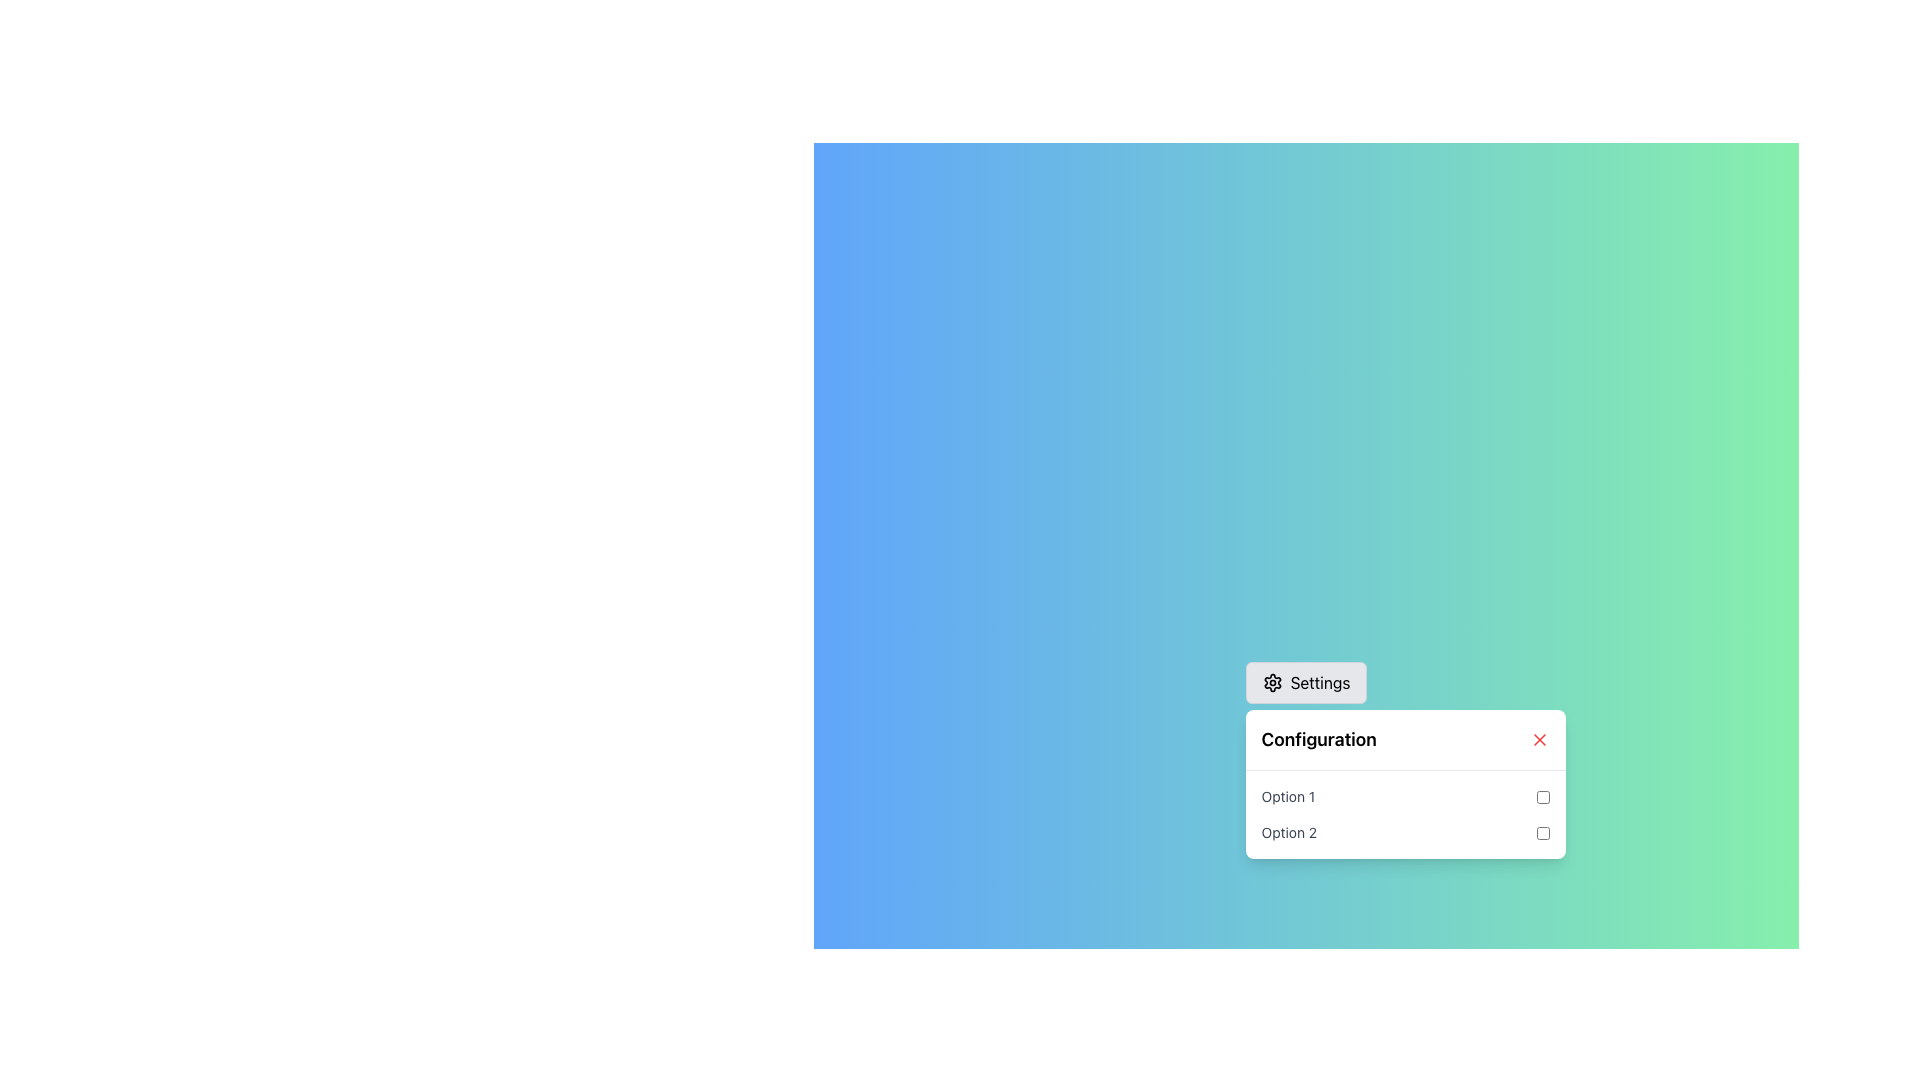 The height and width of the screenshot is (1080, 1920). What do you see at coordinates (1288, 796) in the screenshot?
I see `the descriptive text label for 'Option 1' located in the 'Configuration' settings dialog box, positioned to the left of the corresponding checkbox` at bounding box center [1288, 796].